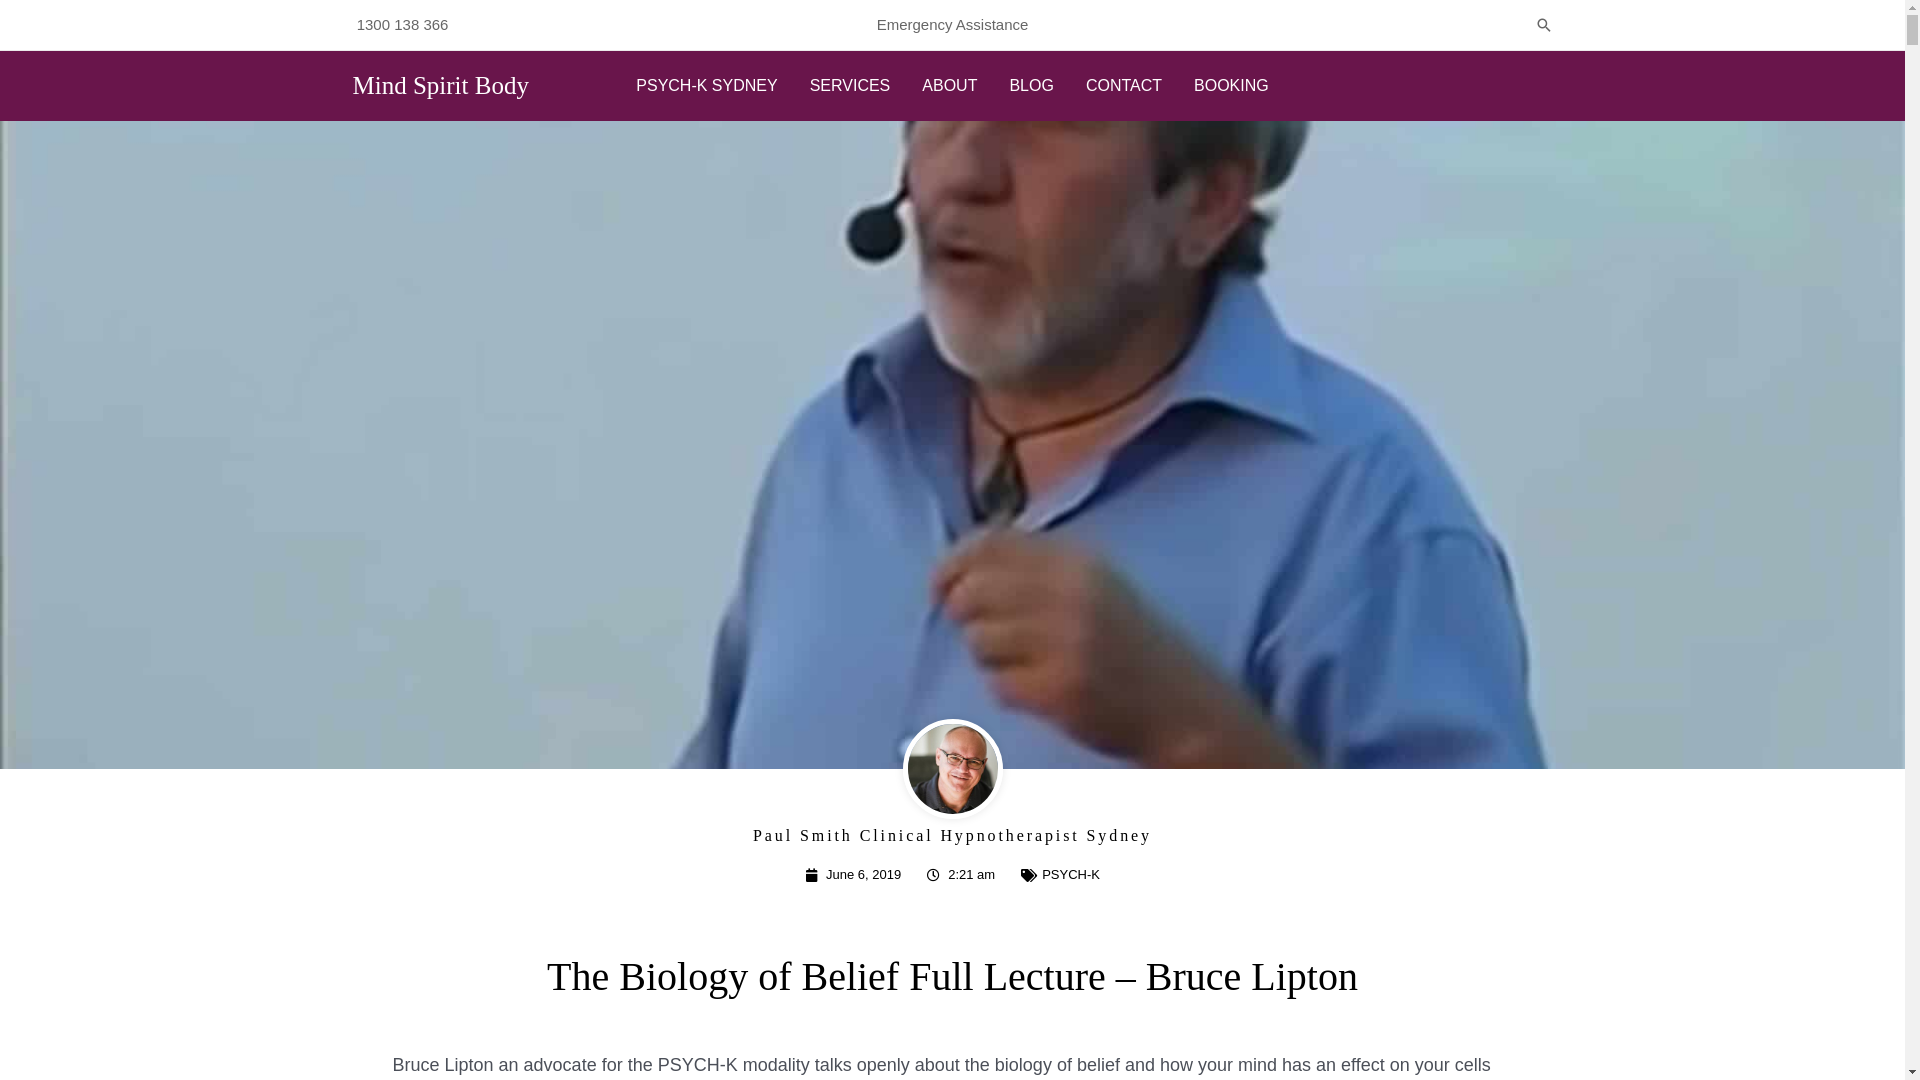 This screenshot has height=1080, width=1920. Describe the element at coordinates (952, 24) in the screenshot. I see `'Emergency Assistance'` at that location.